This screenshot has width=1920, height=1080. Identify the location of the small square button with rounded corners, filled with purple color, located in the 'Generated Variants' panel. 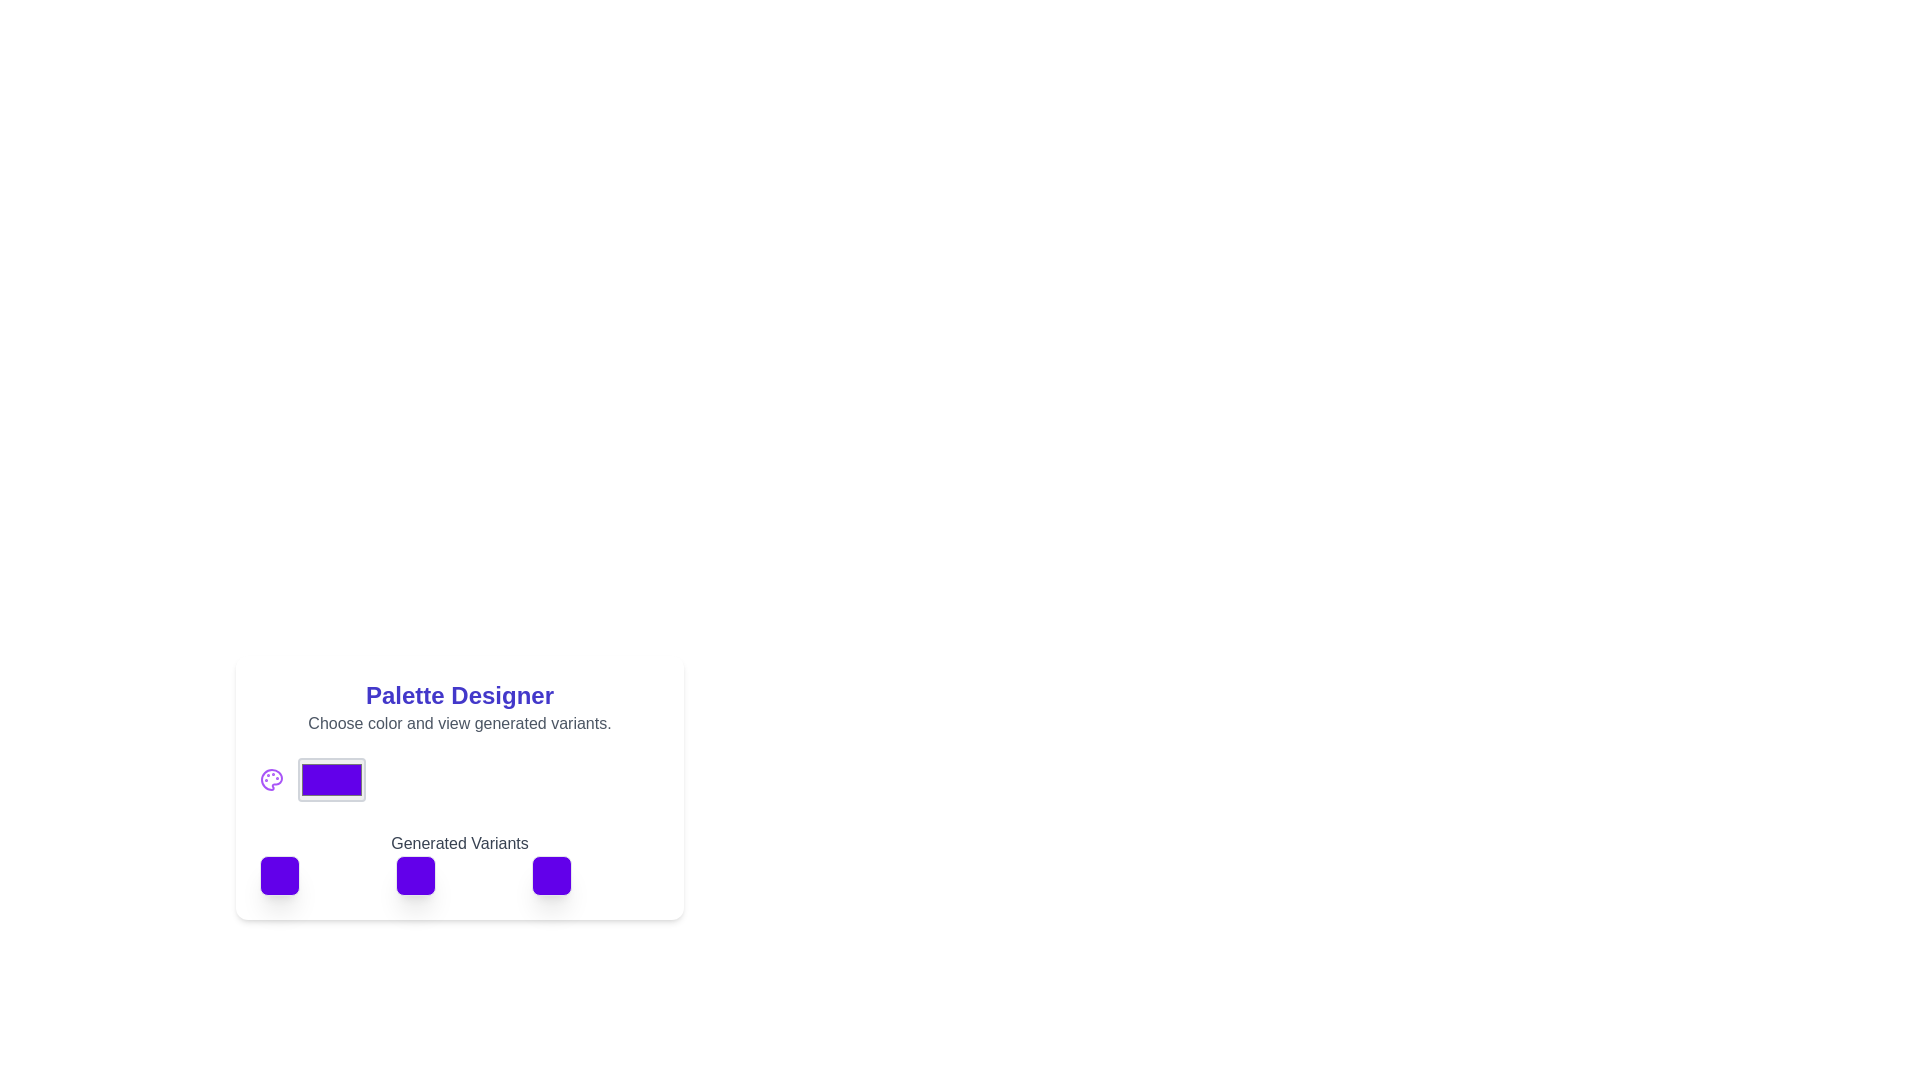
(278, 874).